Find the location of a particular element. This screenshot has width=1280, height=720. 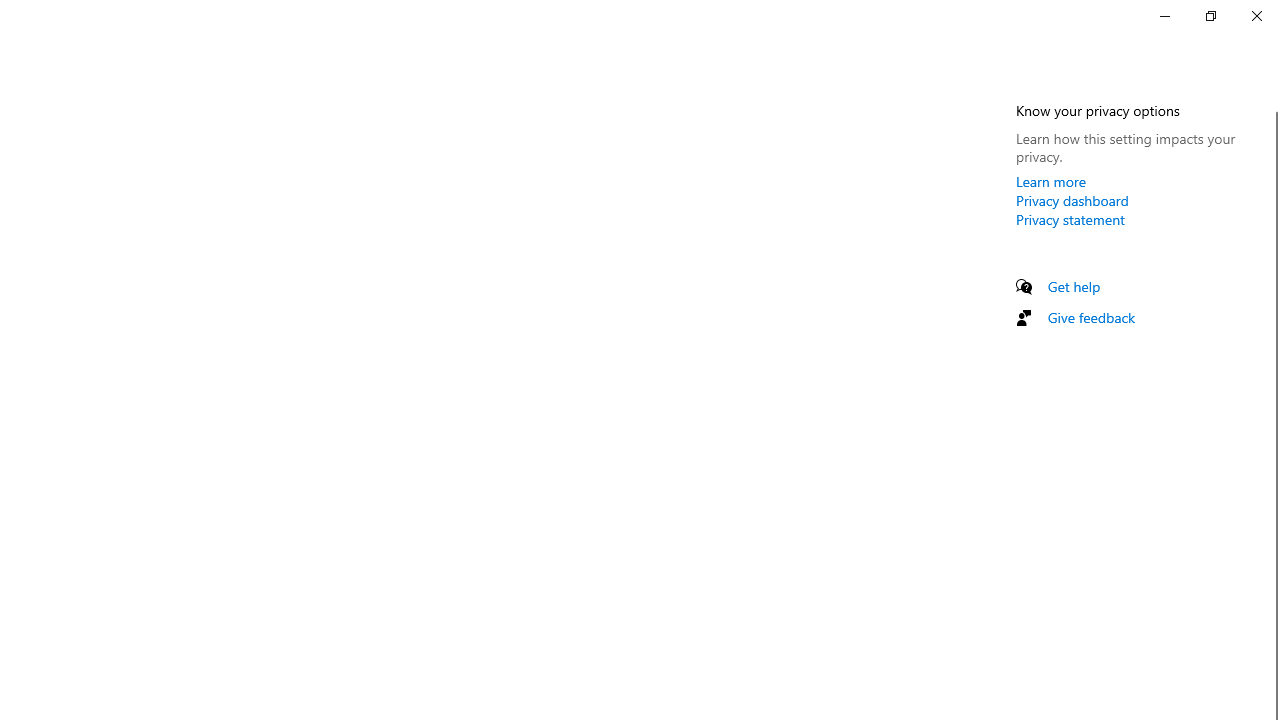

'Privacy dashboard' is located at coordinates (1071, 200).